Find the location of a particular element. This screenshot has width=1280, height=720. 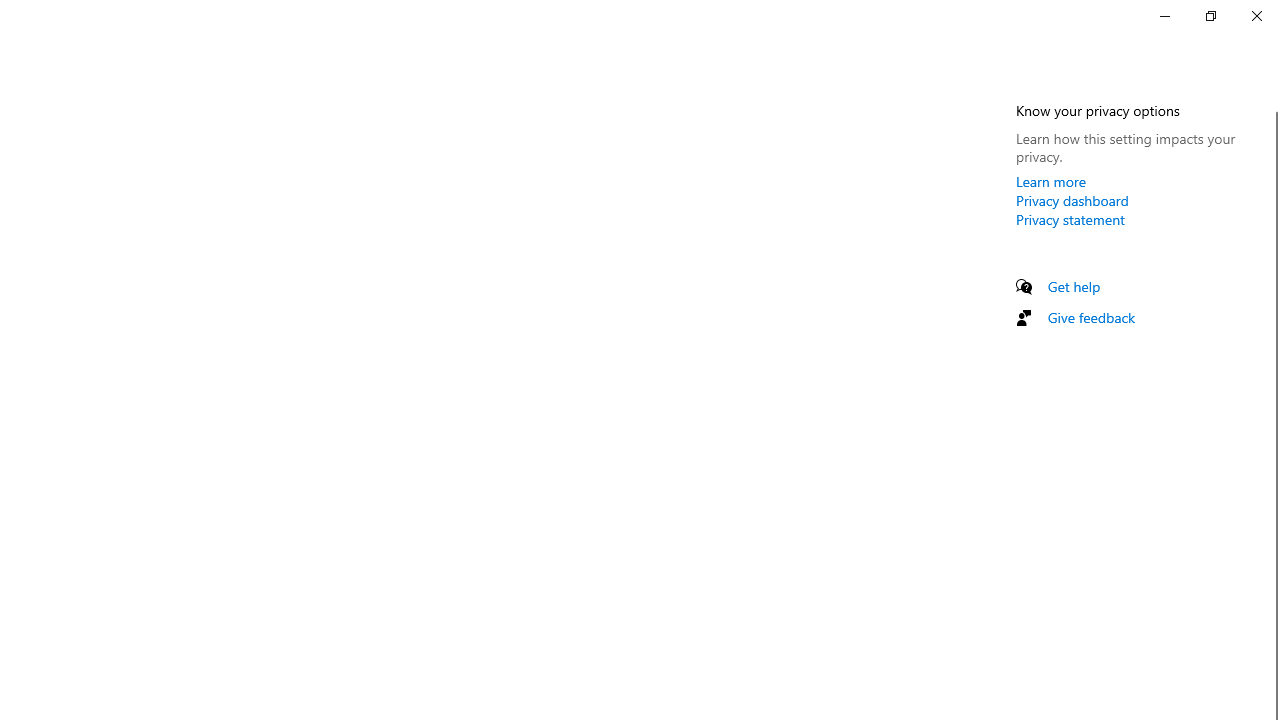

'Privacy dashboard' is located at coordinates (1071, 200).